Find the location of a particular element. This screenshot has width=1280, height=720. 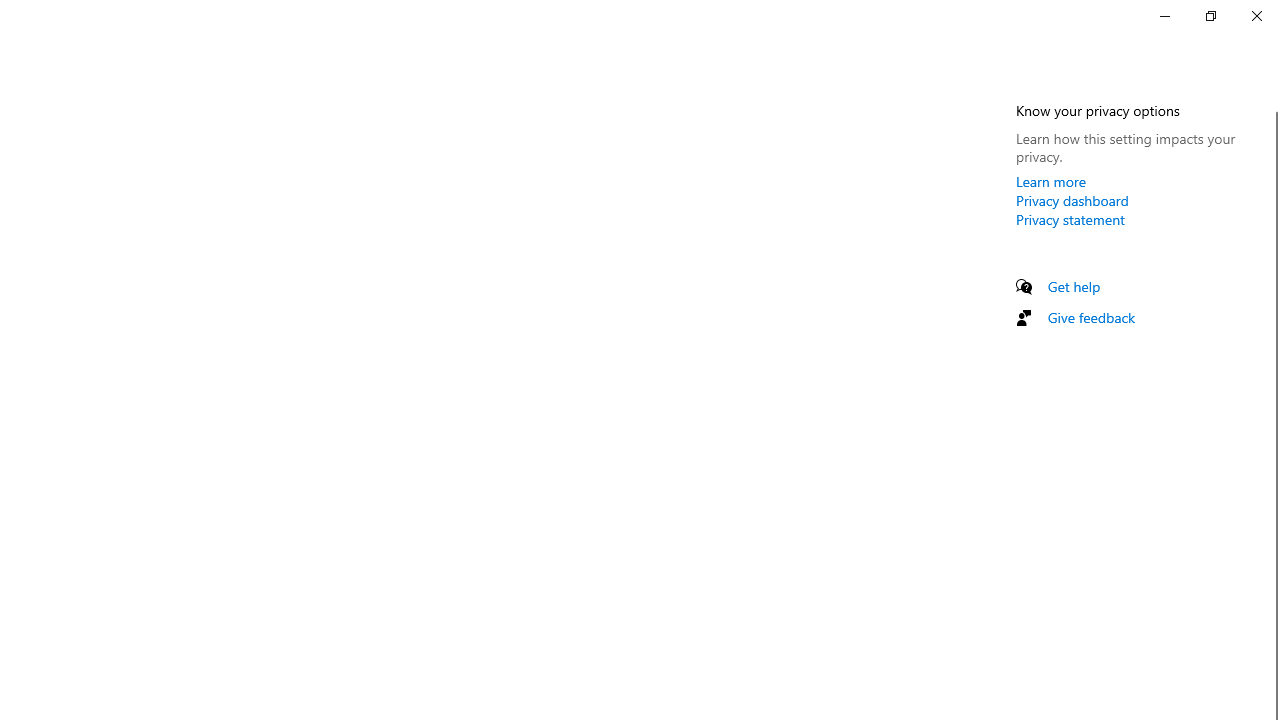

'Privacy dashboard' is located at coordinates (1071, 200).